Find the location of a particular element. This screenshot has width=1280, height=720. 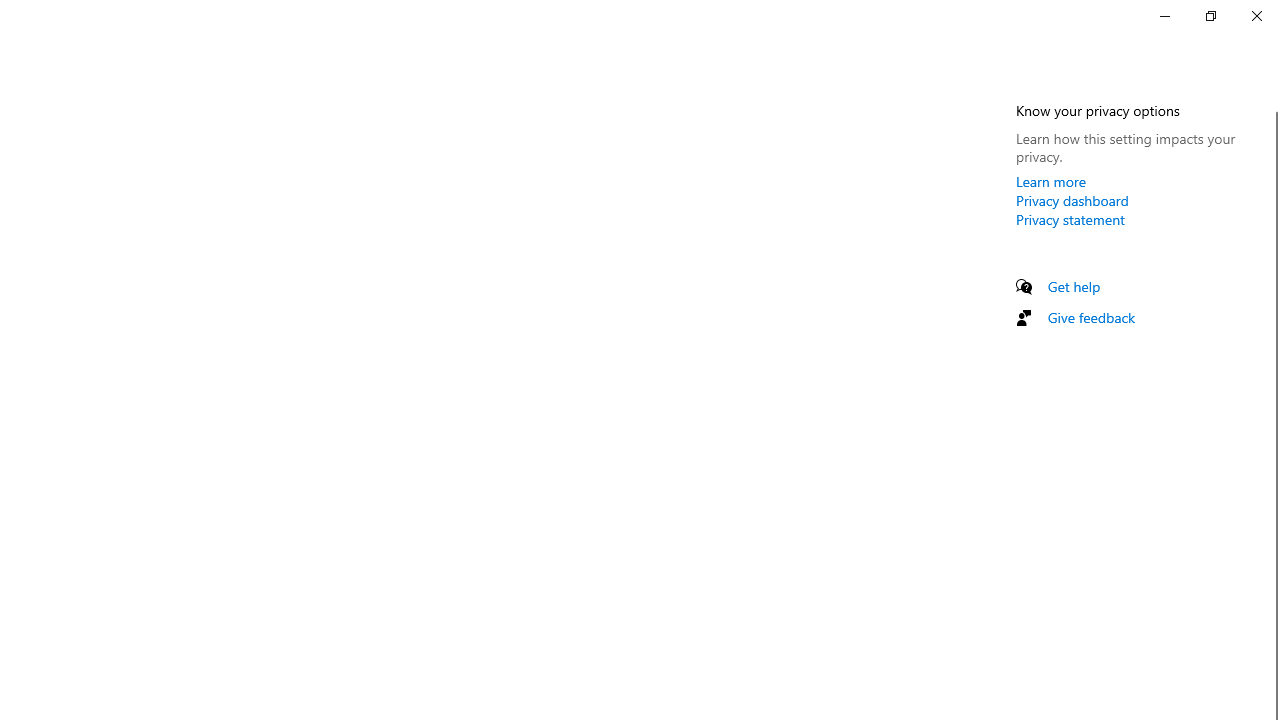

'Privacy dashboard' is located at coordinates (1071, 200).